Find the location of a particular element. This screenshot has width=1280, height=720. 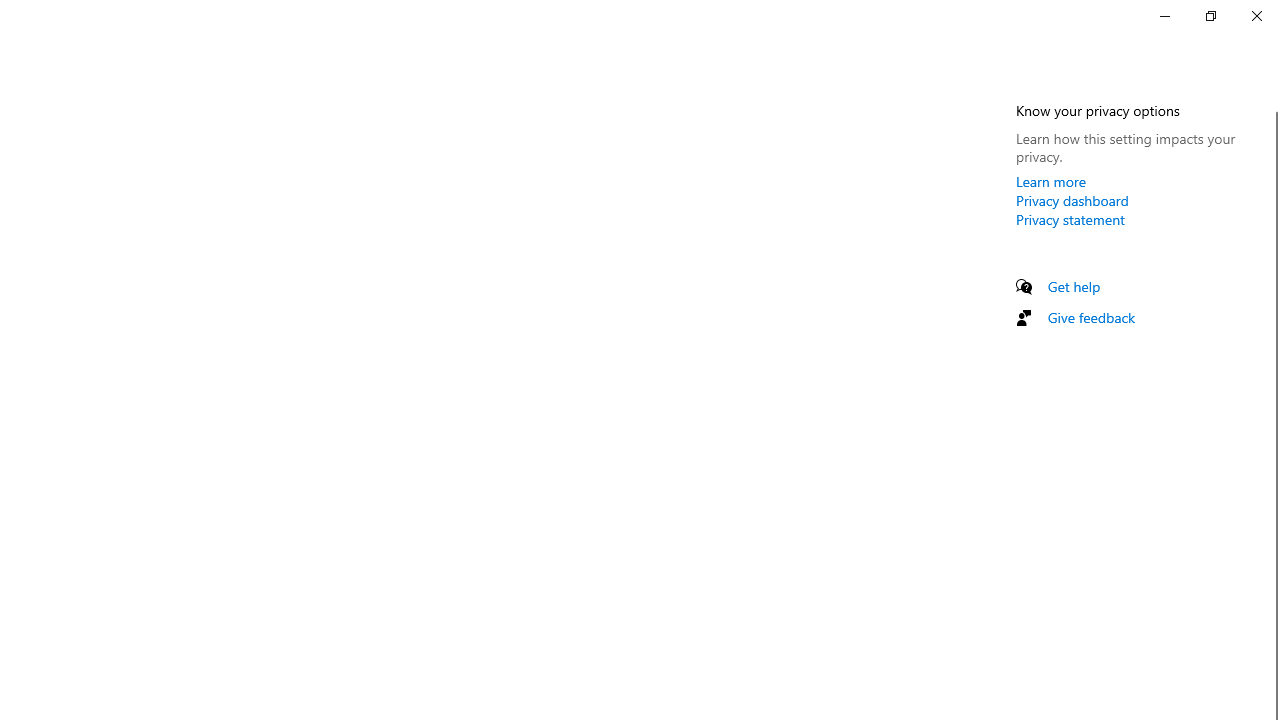

'Privacy dashboard' is located at coordinates (1071, 200).